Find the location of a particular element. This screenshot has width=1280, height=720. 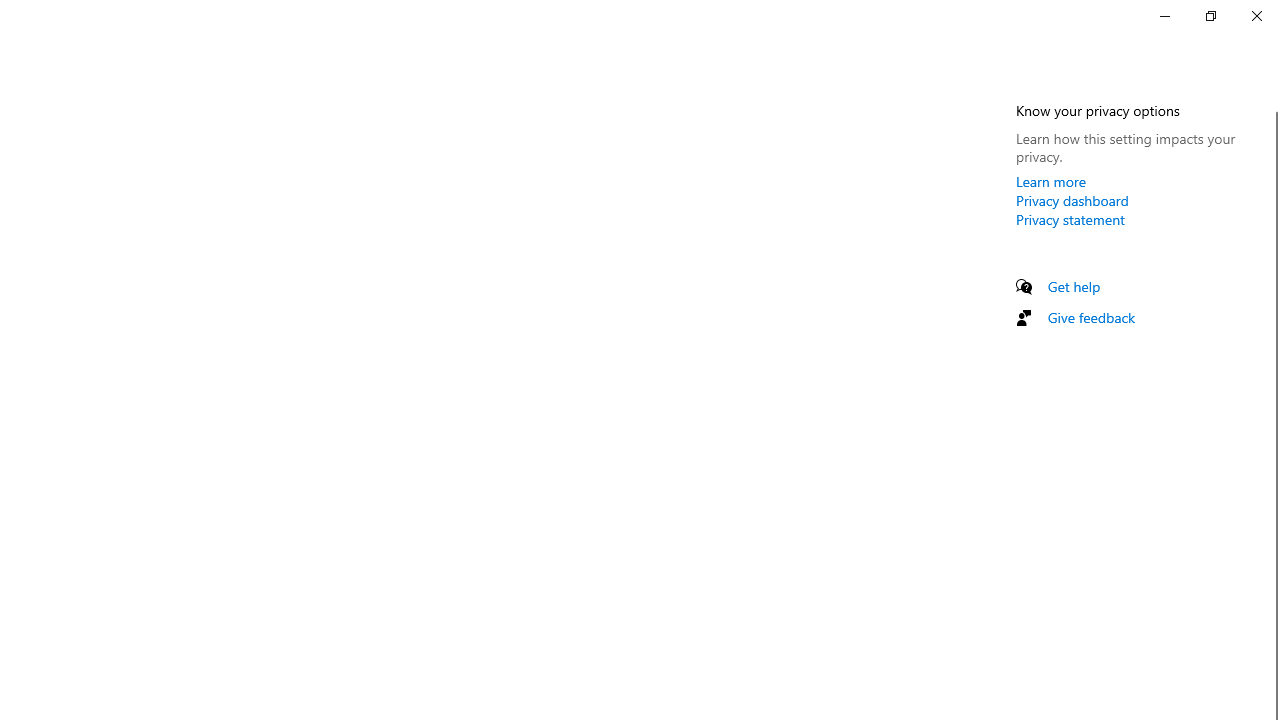

'Privacy dashboard' is located at coordinates (1071, 200).